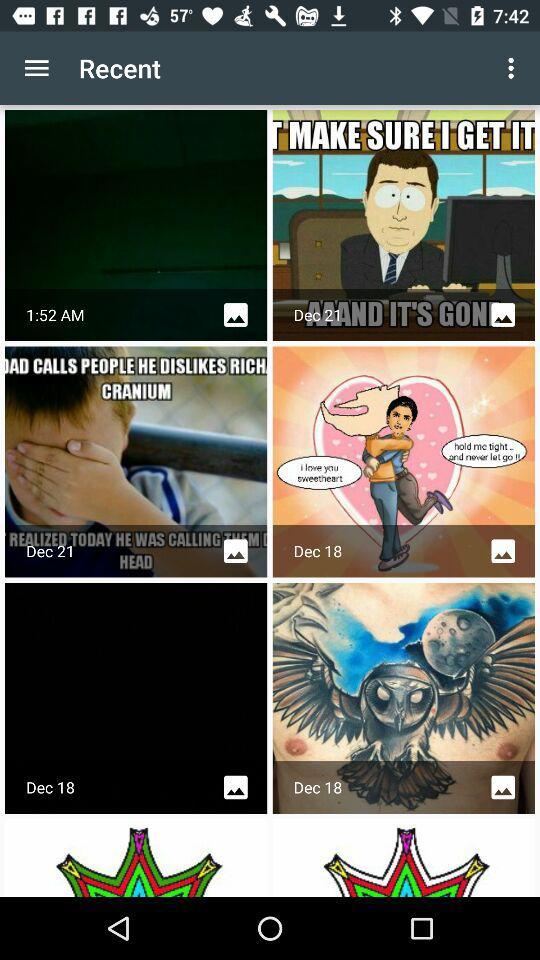  What do you see at coordinates (36, 68) in the screenshot?
I see `icon next to recent item` at bounding box center [36, 68].